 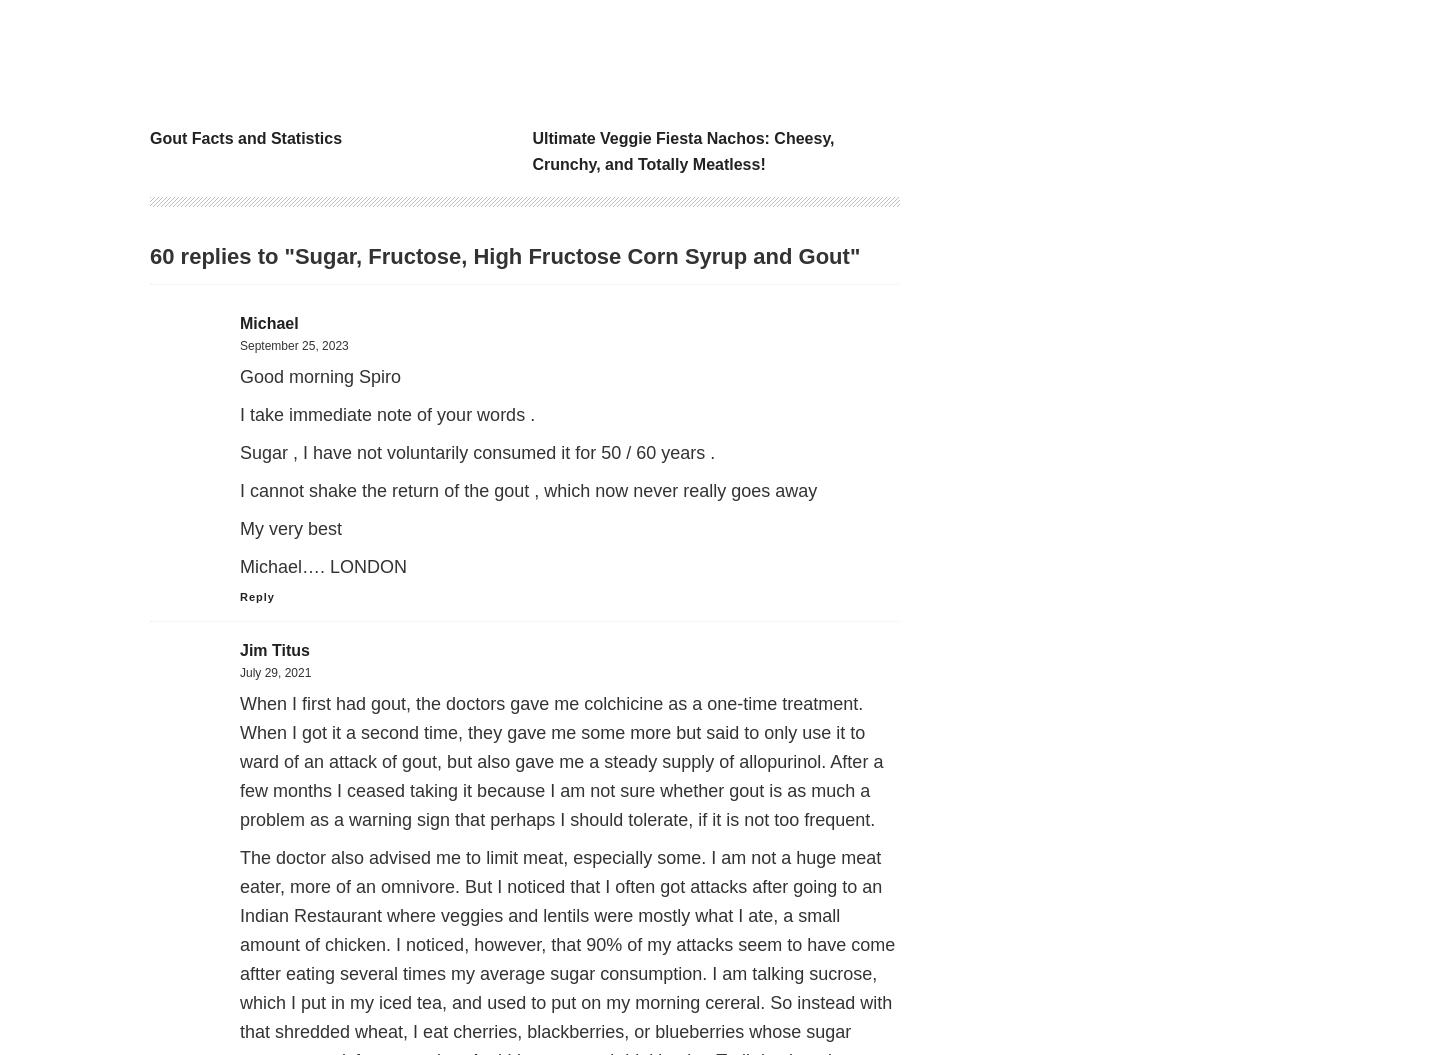 I want to click on 'I take  immediate note of your words .', so click(x=386, y=414).